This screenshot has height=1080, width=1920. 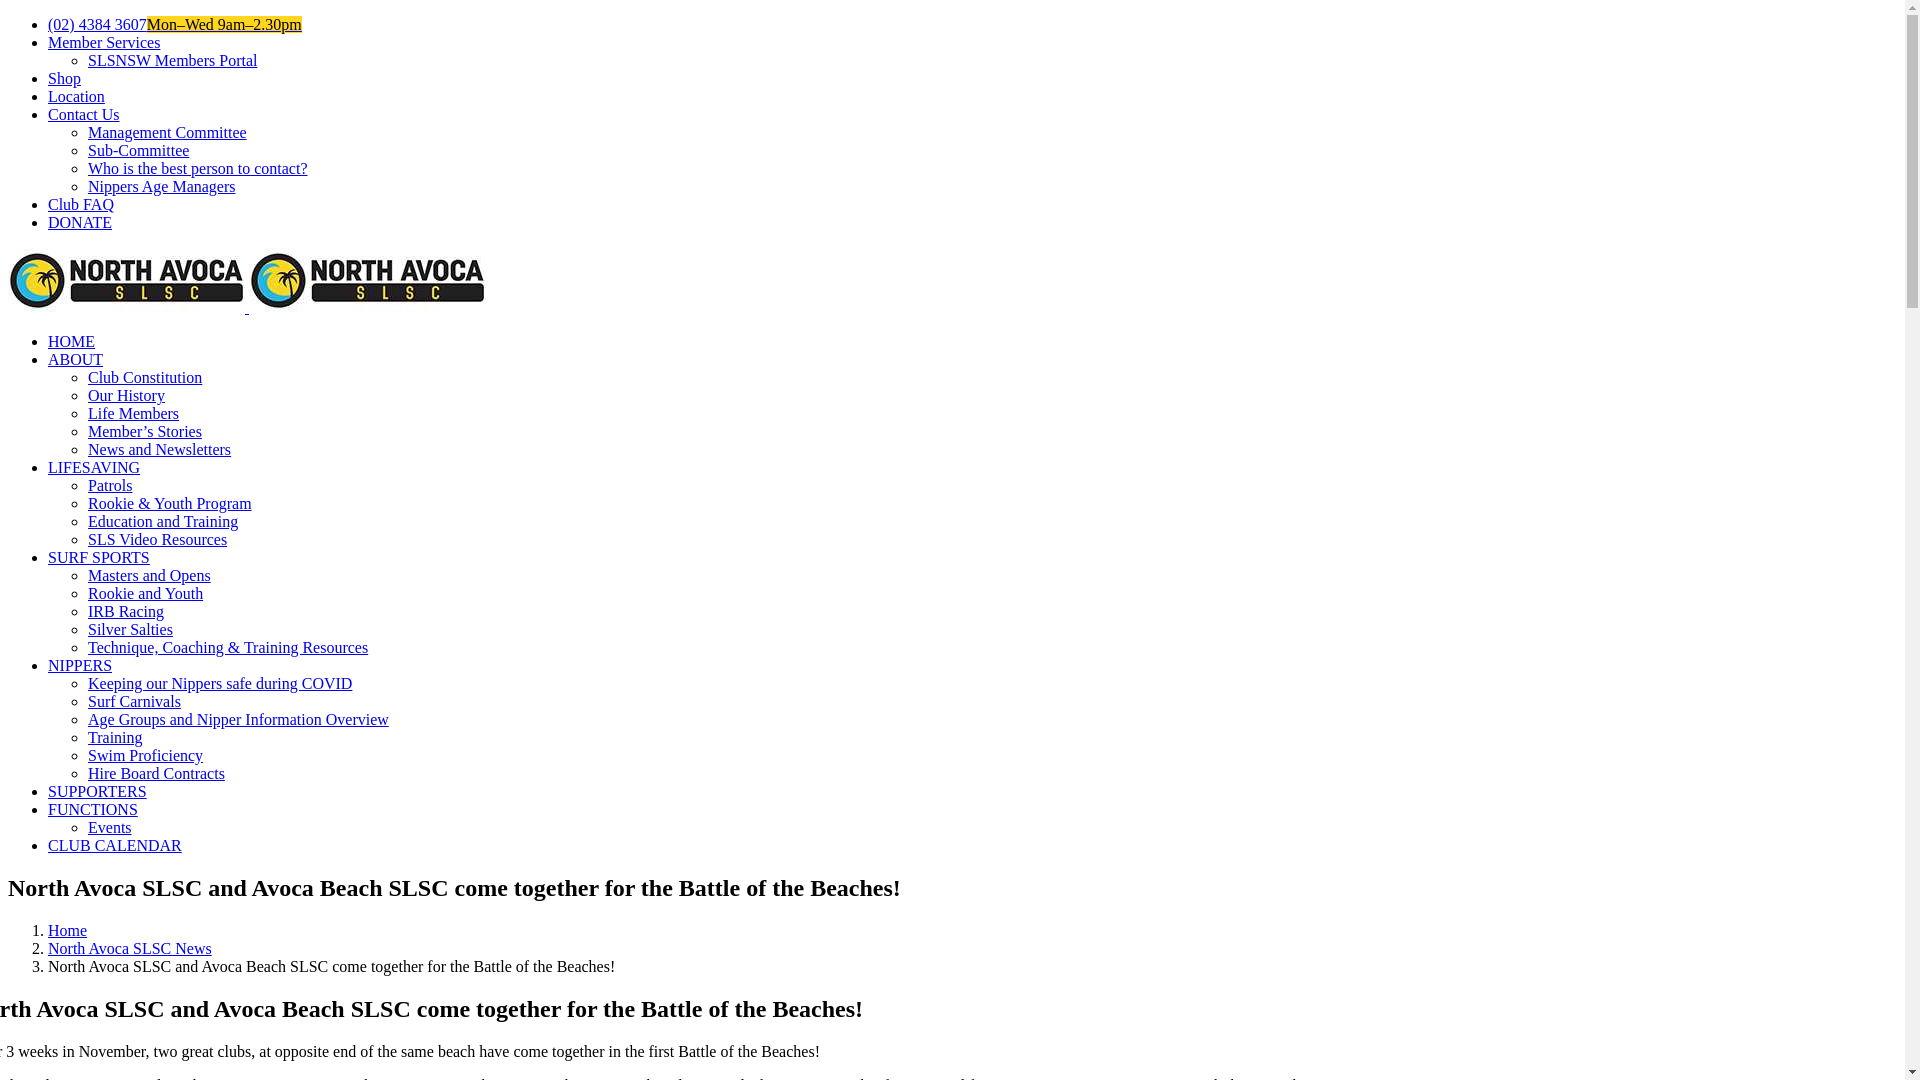 What do you see at coordinates (109, 827) in the screenshot?
I see `'Events'` at bounding box center [109, 827].